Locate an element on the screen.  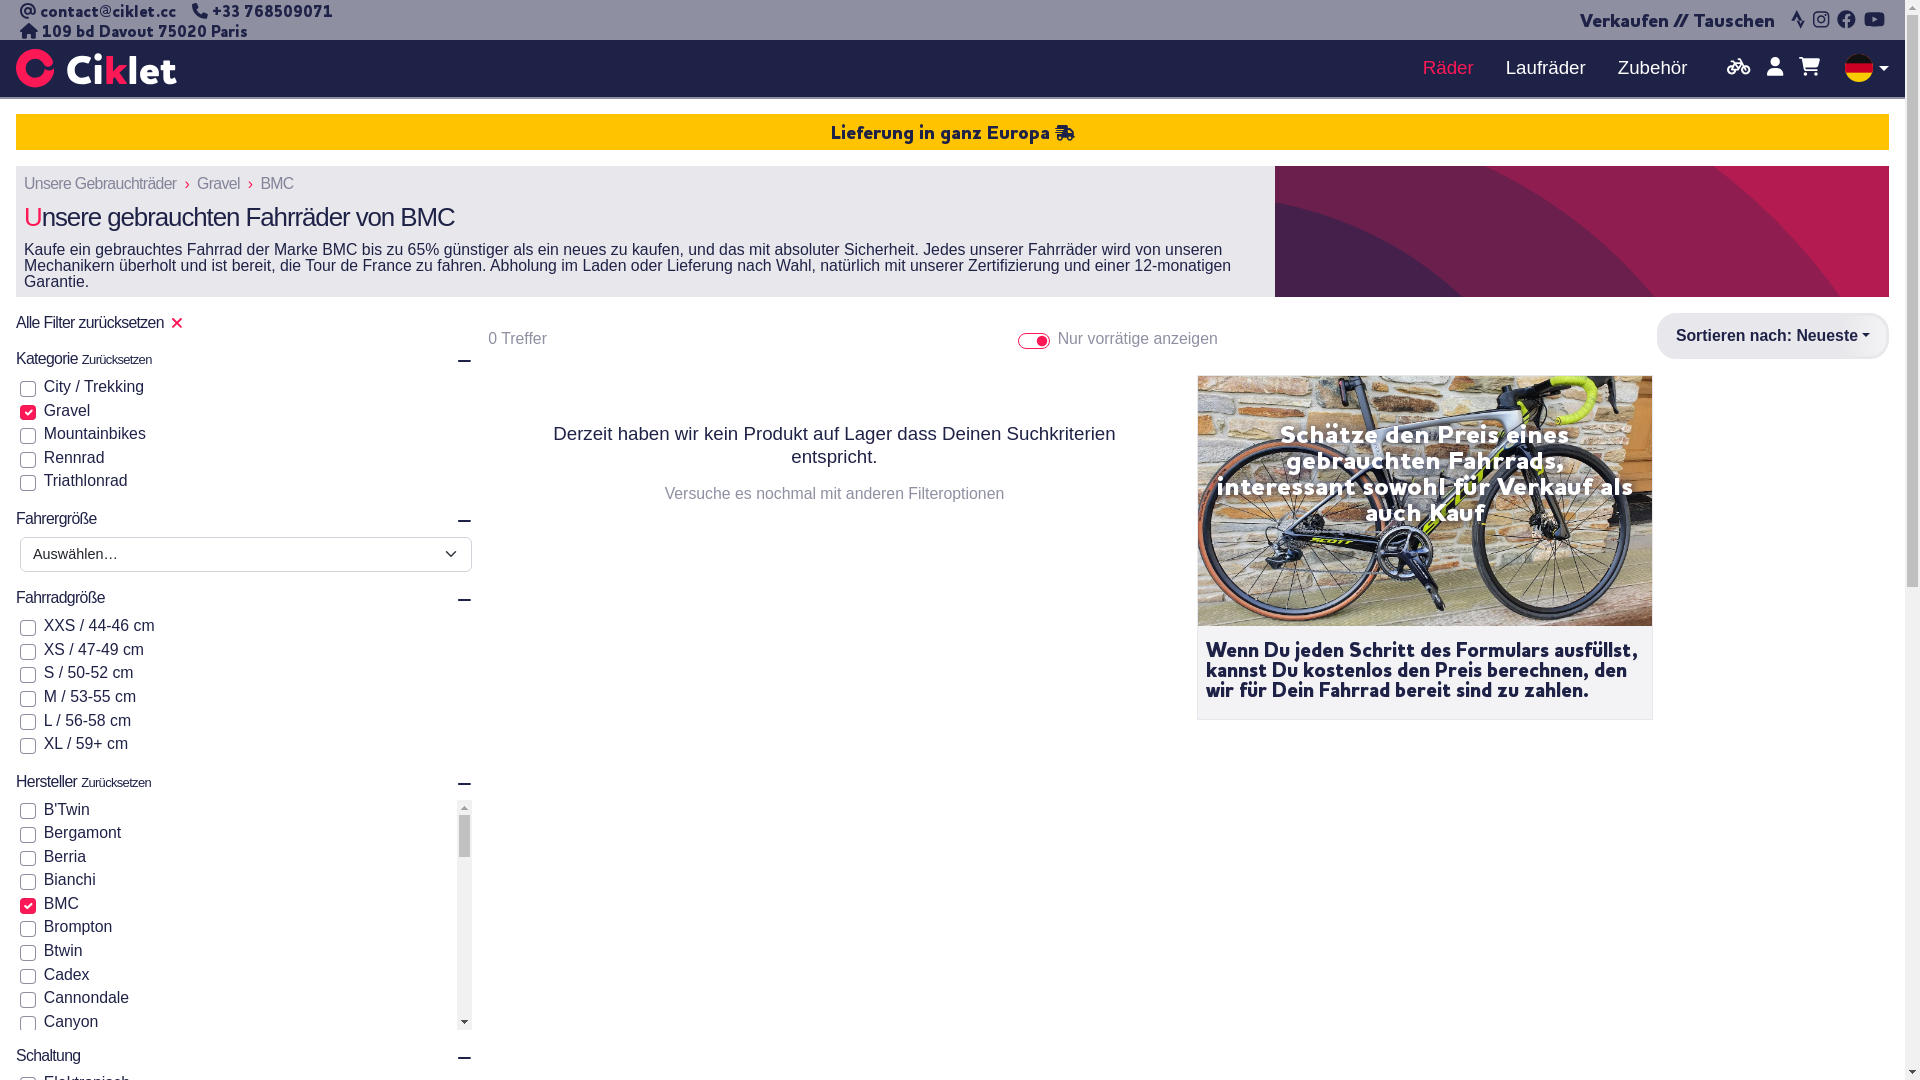
'Instagram' is located at coordinates (1820, 22).